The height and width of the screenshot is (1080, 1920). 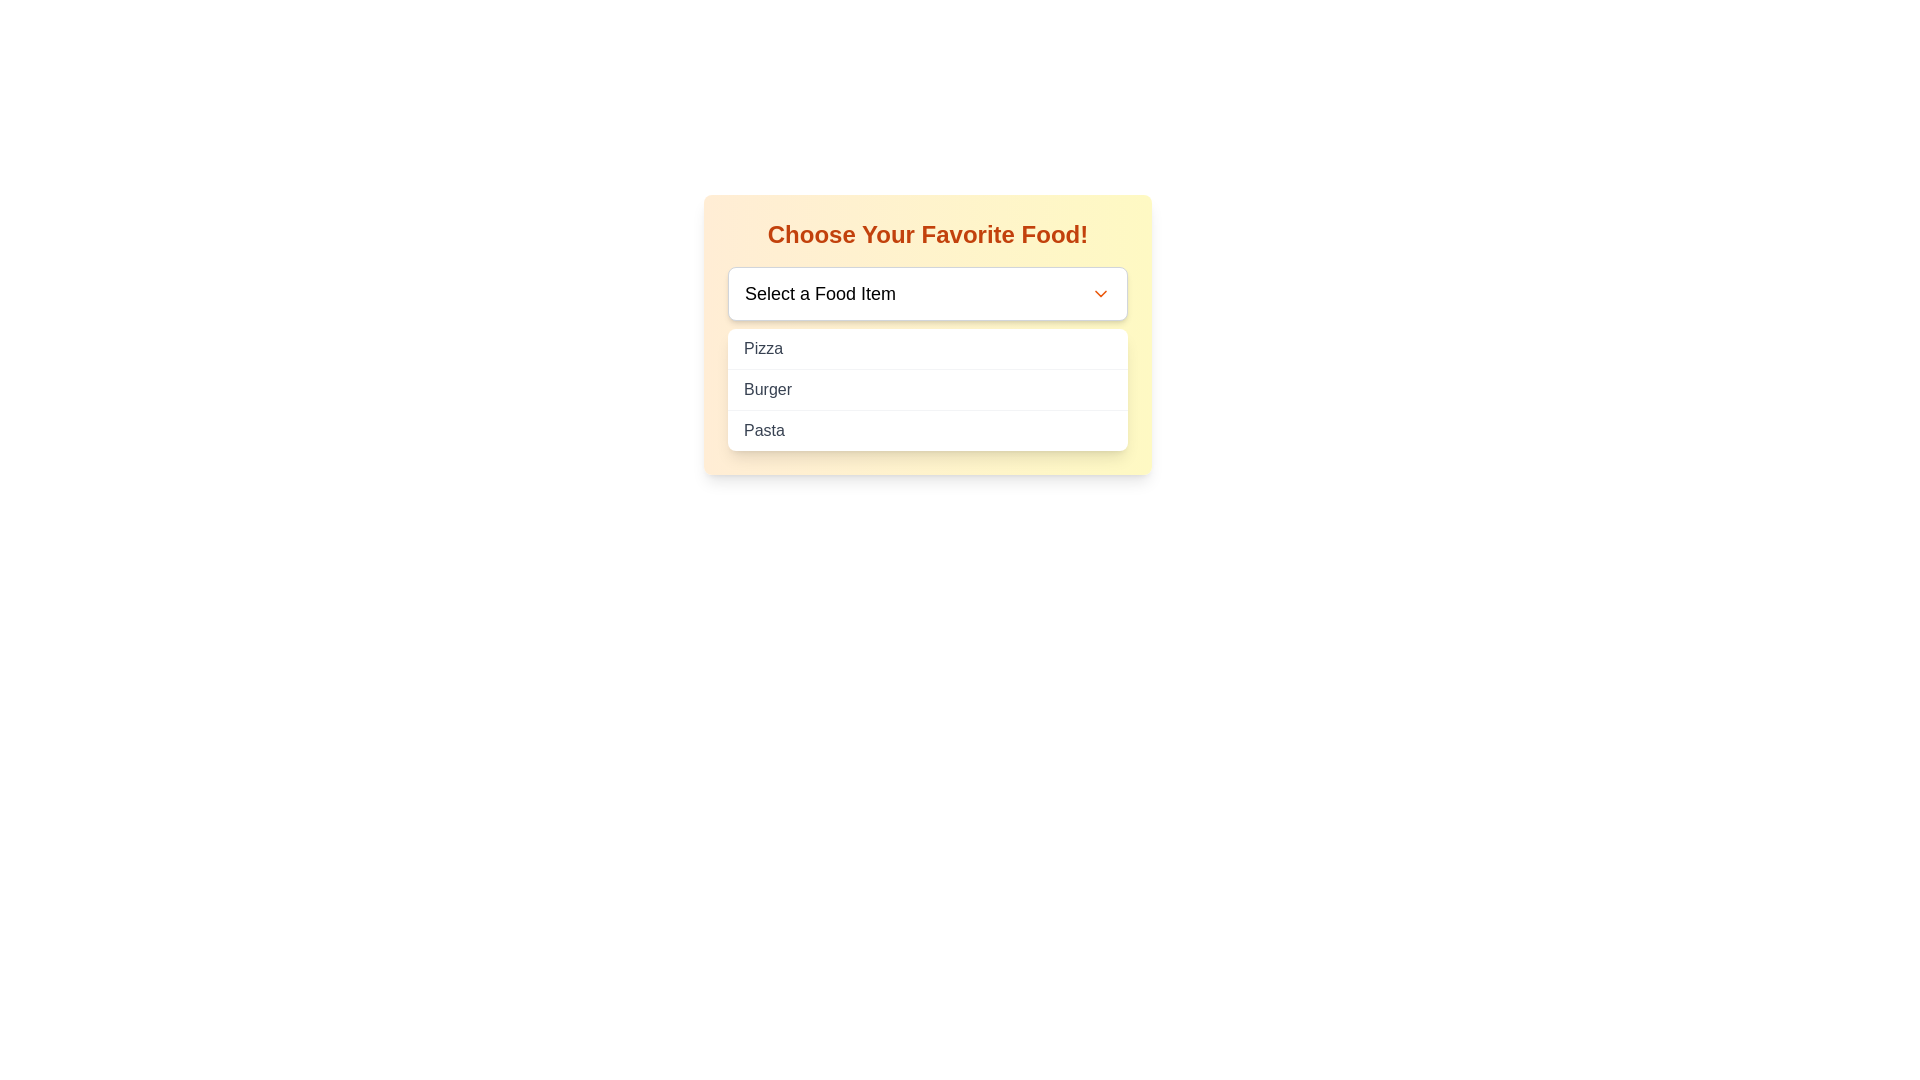 I want to click on the 'Burger' text label in the dropdown menu, so click(x=767, y=389).